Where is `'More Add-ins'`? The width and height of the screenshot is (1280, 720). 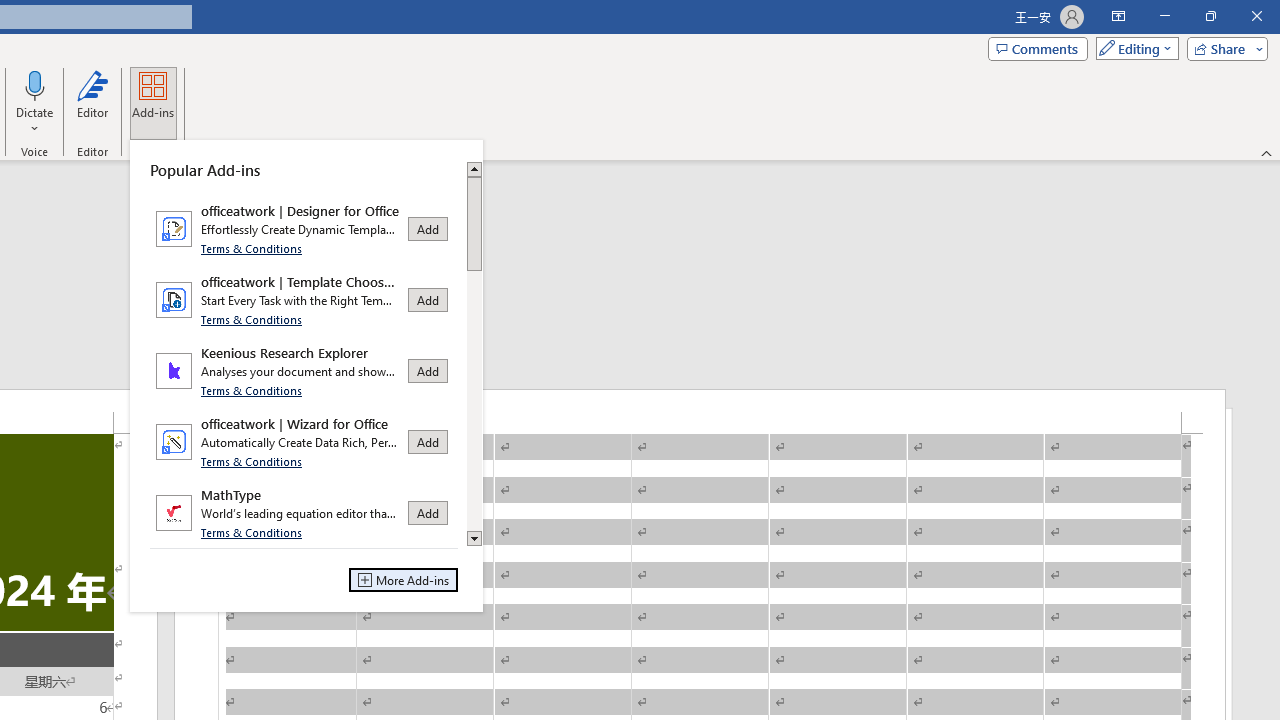 'More Add-ins' is located at coordinates (402, 579).